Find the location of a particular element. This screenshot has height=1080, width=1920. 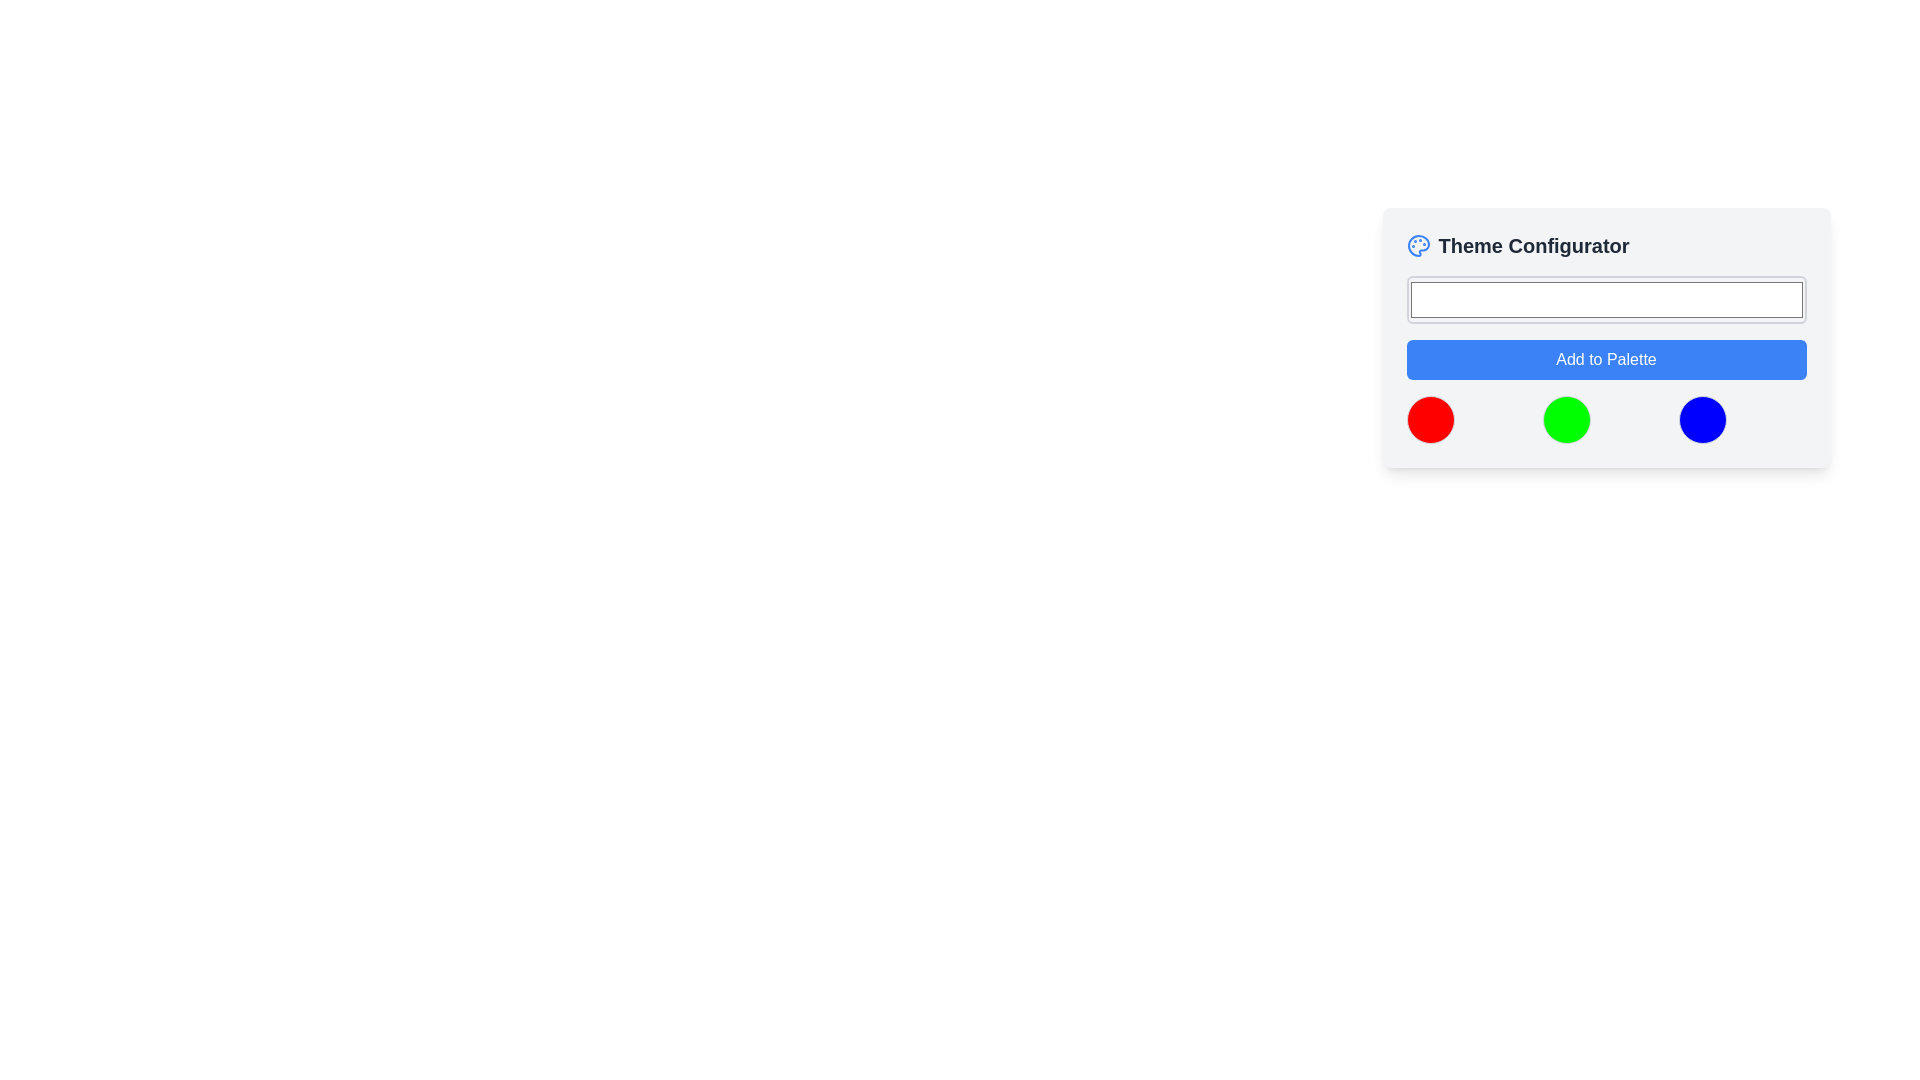

the leftmost circular button in the color palette configuration section is located at coordinates (1429, 419).